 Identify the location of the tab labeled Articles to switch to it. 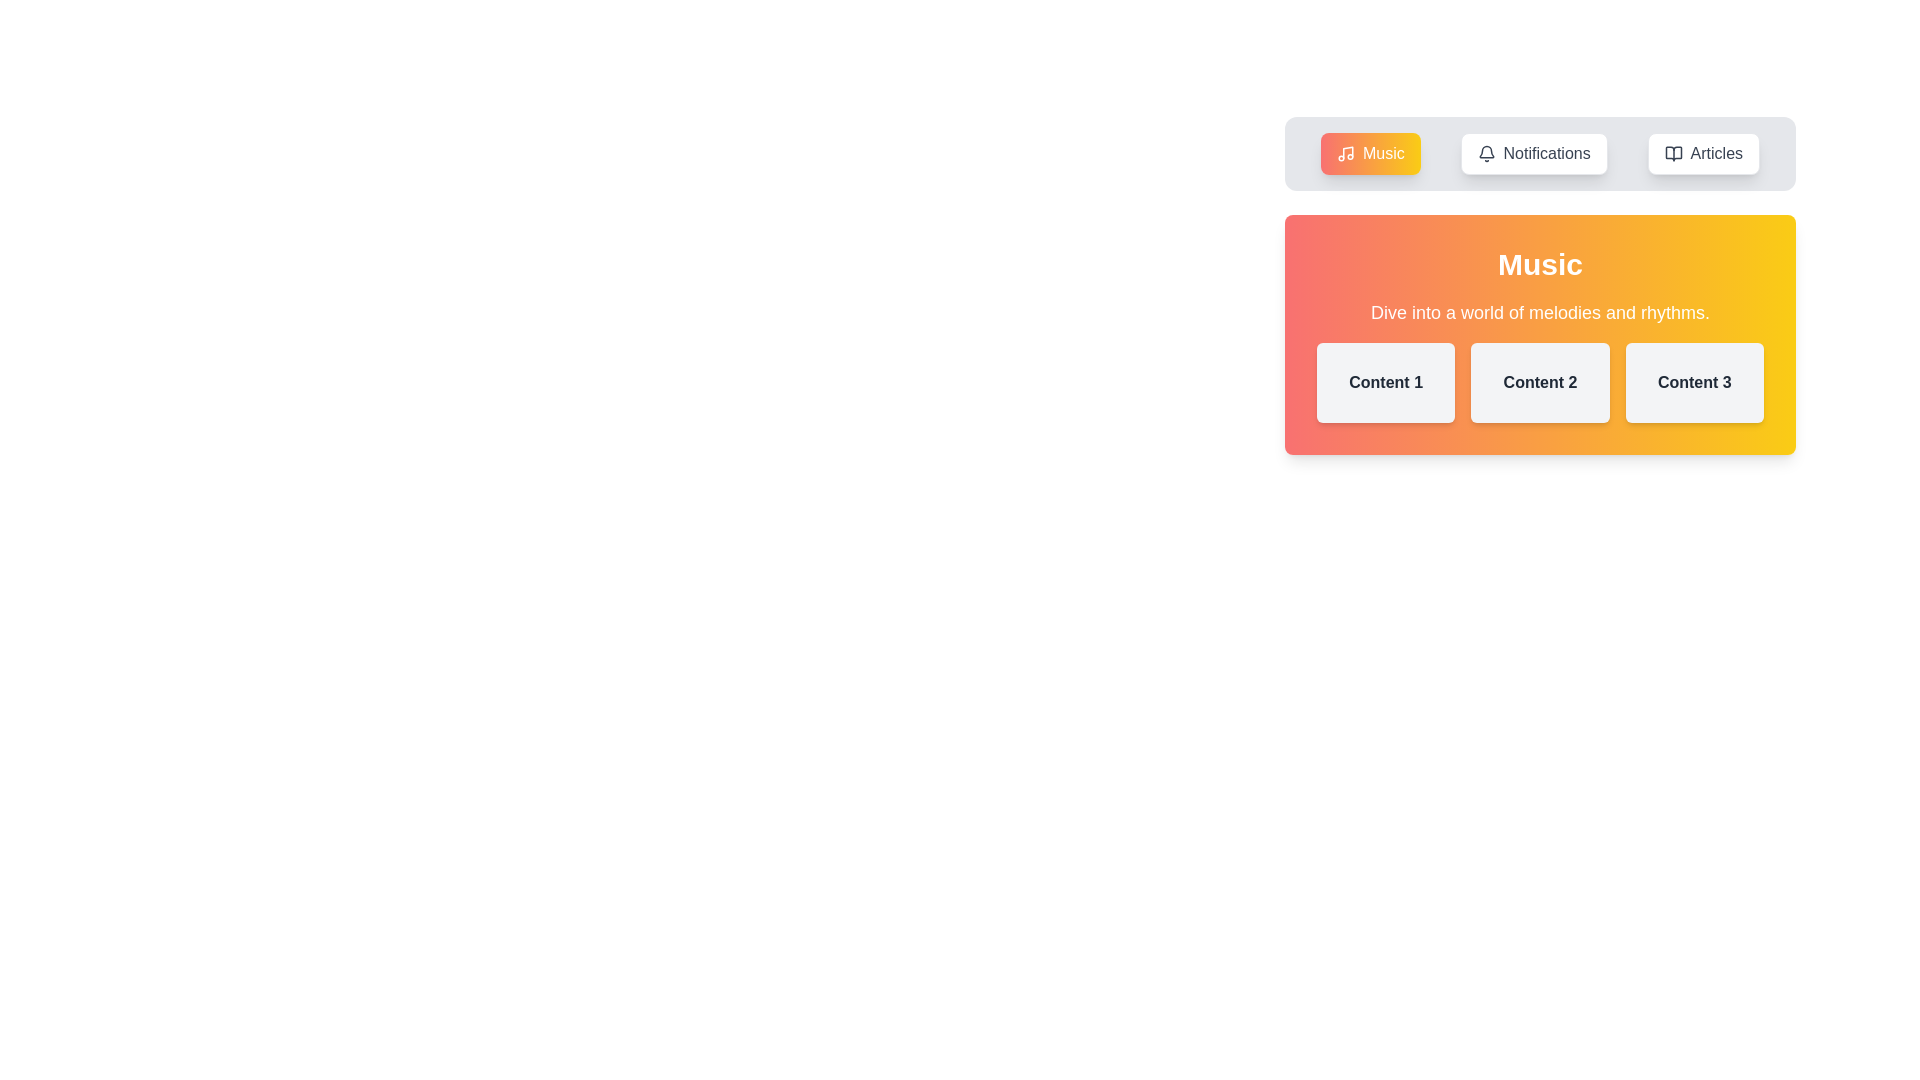
(1702, 153).